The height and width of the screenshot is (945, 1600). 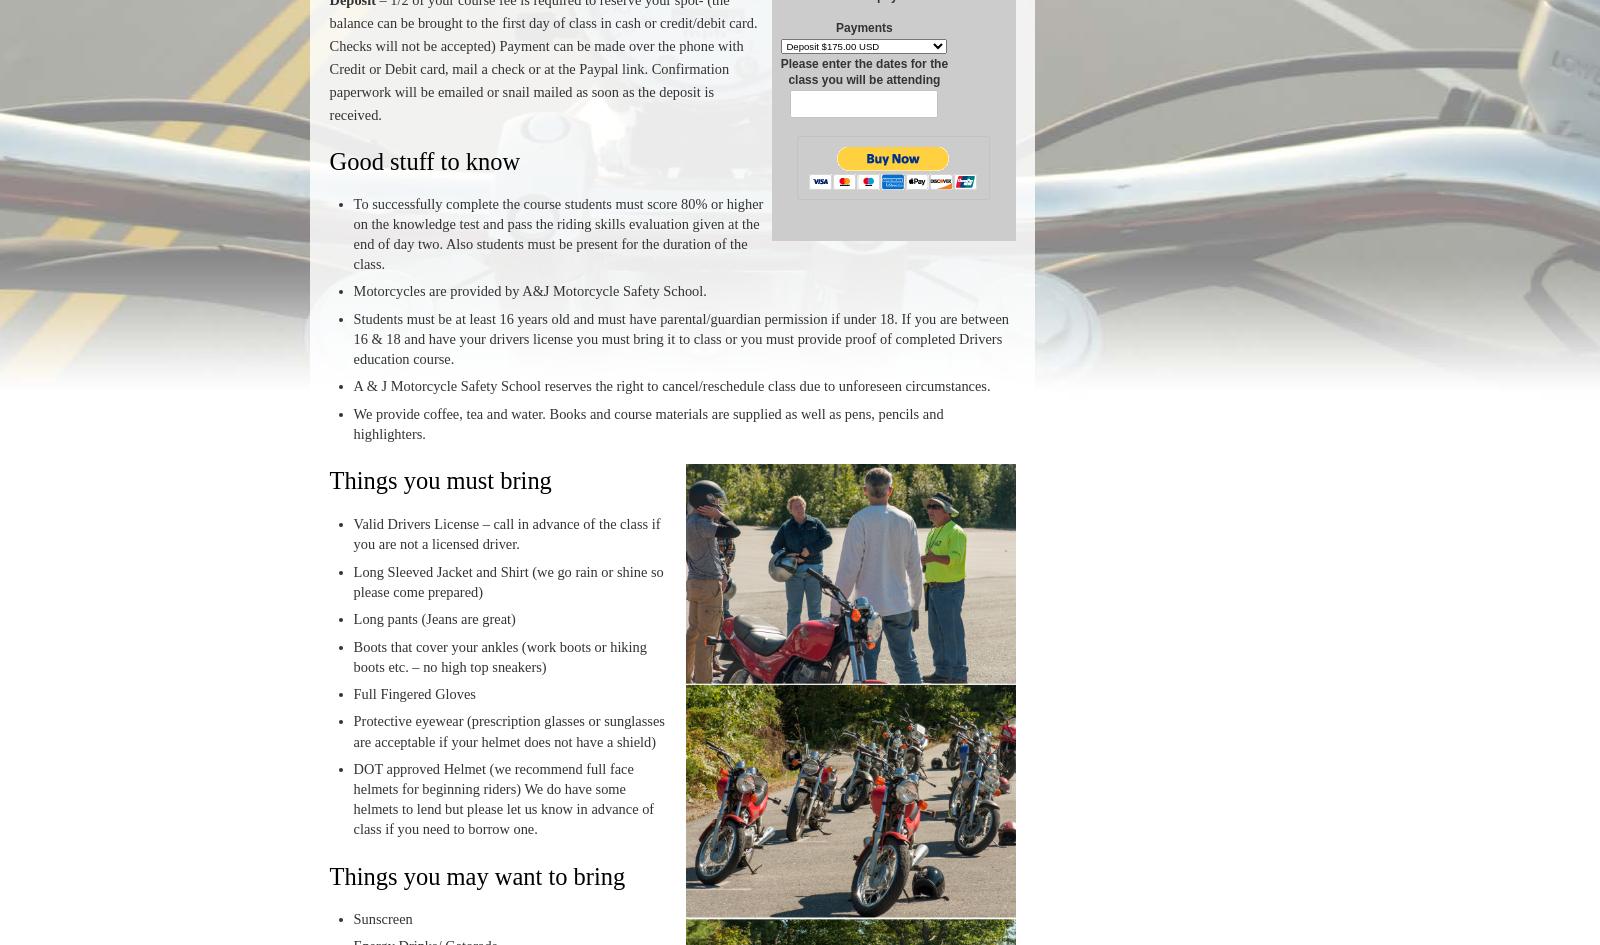 What do you see at coordinates (475, 875) in the screenshot?
I see `'Things you may want to bring'` at bounding box center [475, 875].